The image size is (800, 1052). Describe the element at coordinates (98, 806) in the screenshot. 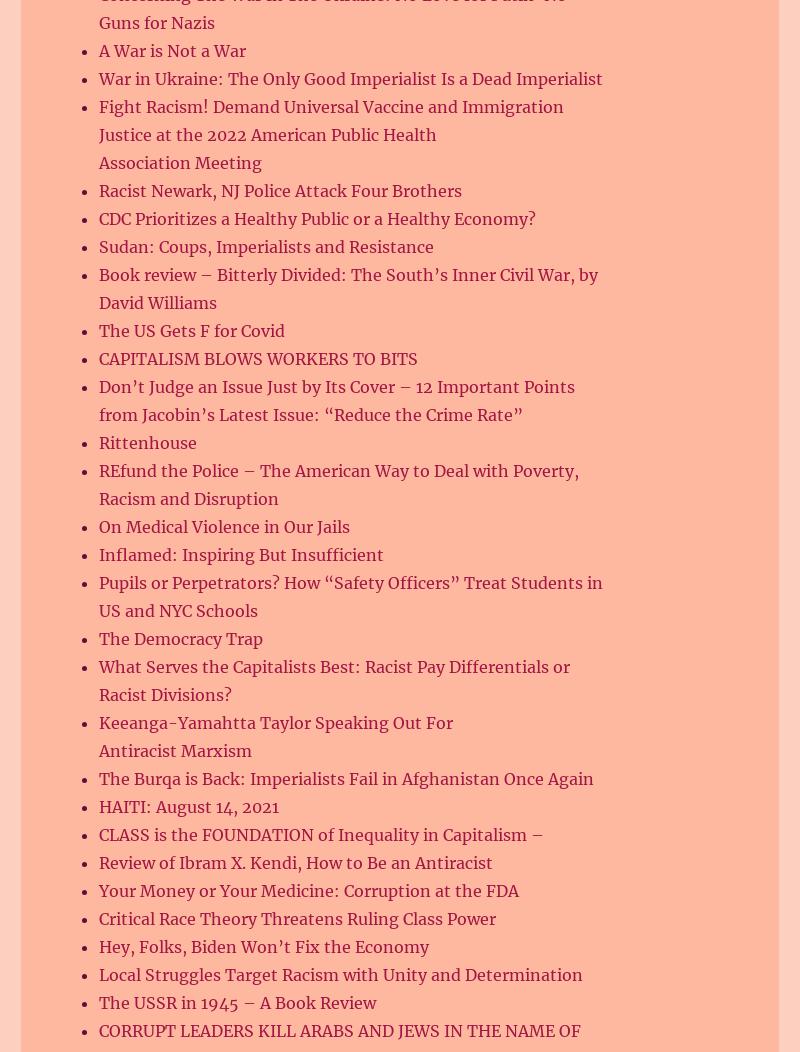

I see `'HAITI: August 14, 2021'` at that location.